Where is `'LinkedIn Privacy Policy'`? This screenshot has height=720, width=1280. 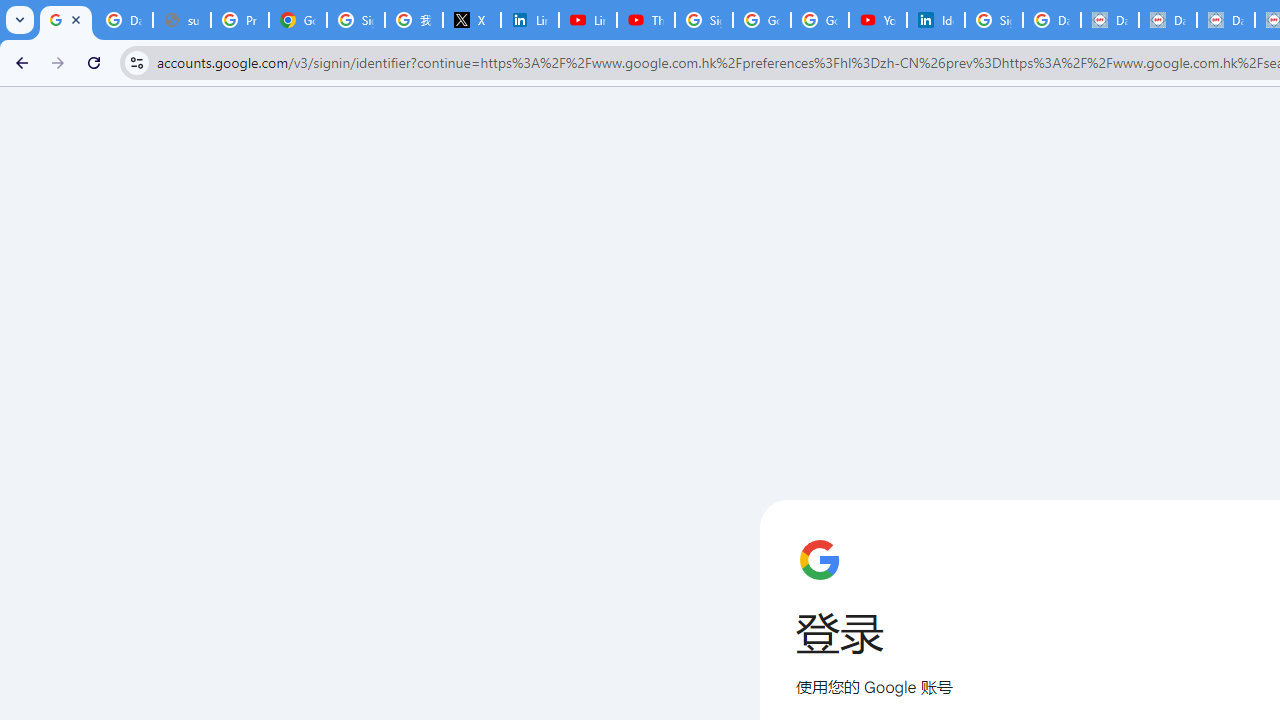
'LinkedIn Privacy Policy' is located at coordinates (529, 20).